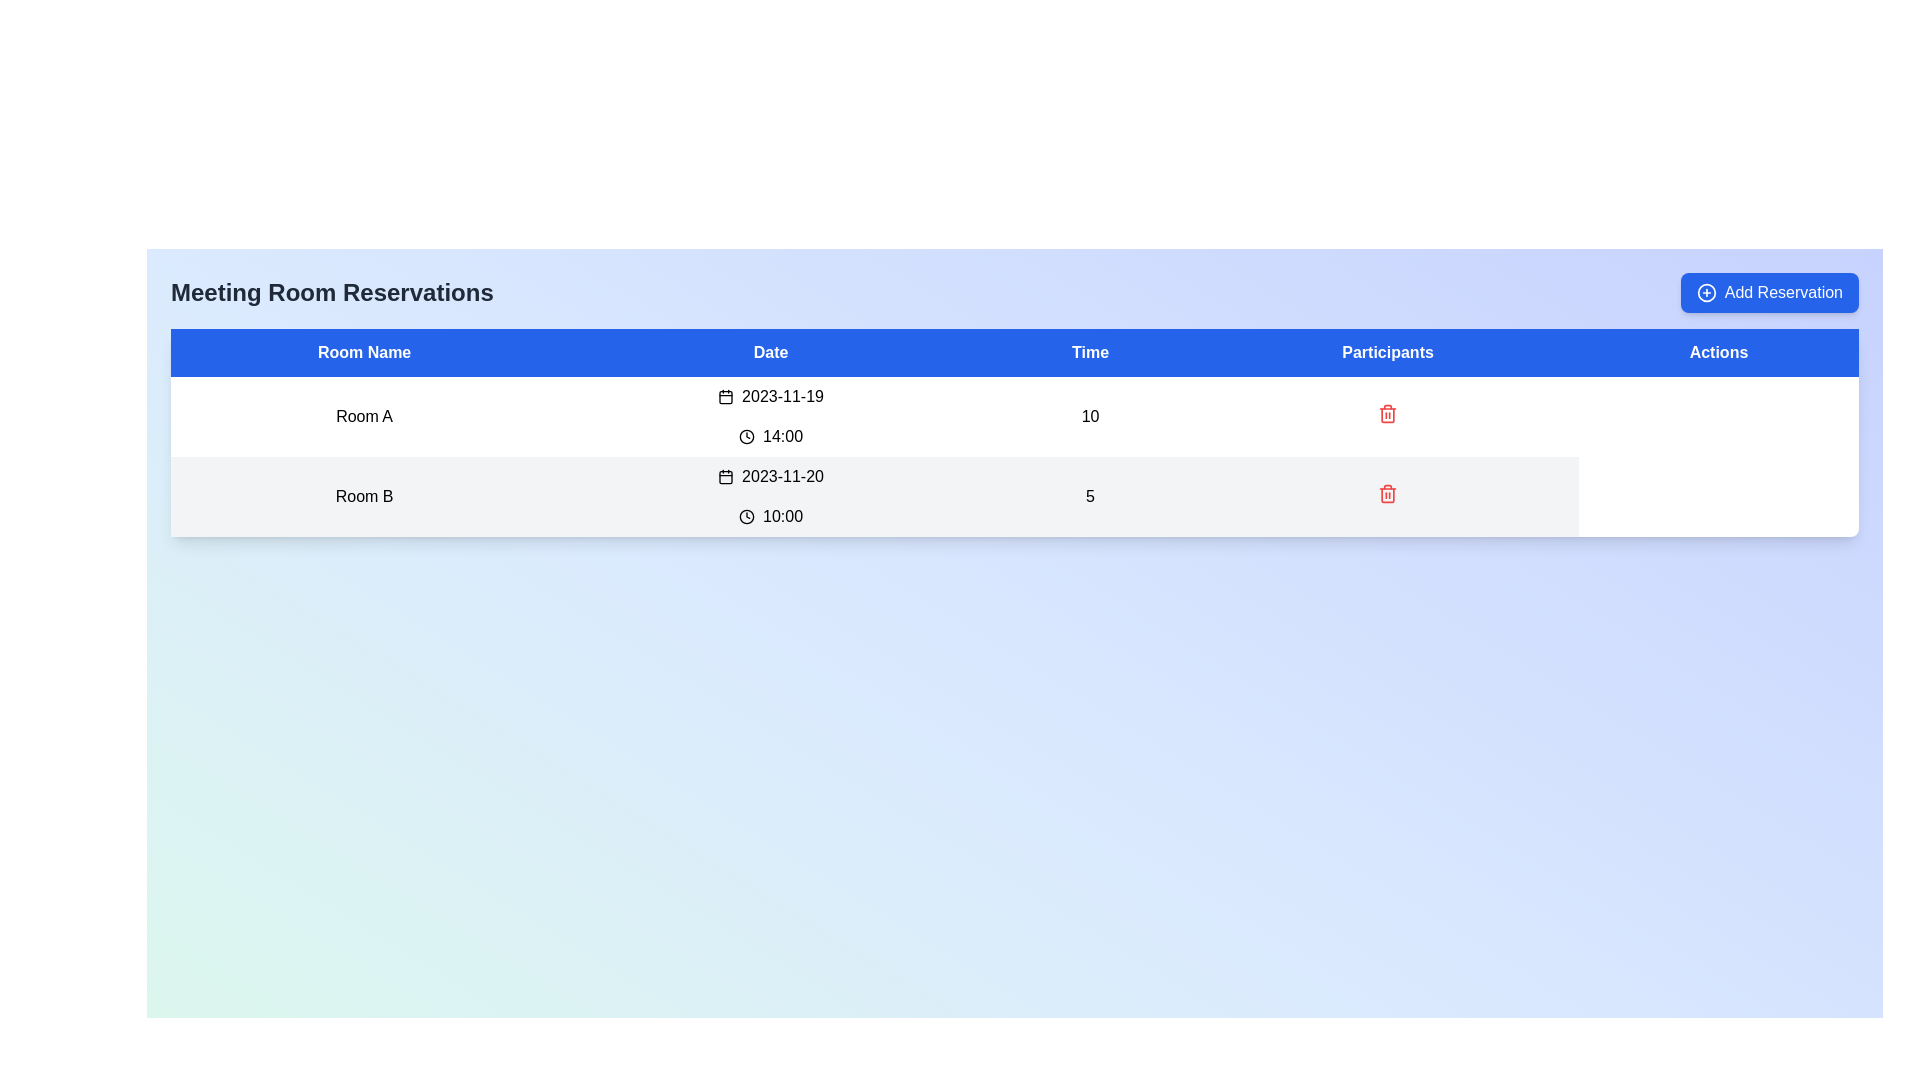  What do you see at coordinates (1705, 293) in the screenshot?
I see `the circular icon with a plus decoration located within the 'Add Reservation' button at the upper-right corner of the interface` at bounding box center [1705, 293].